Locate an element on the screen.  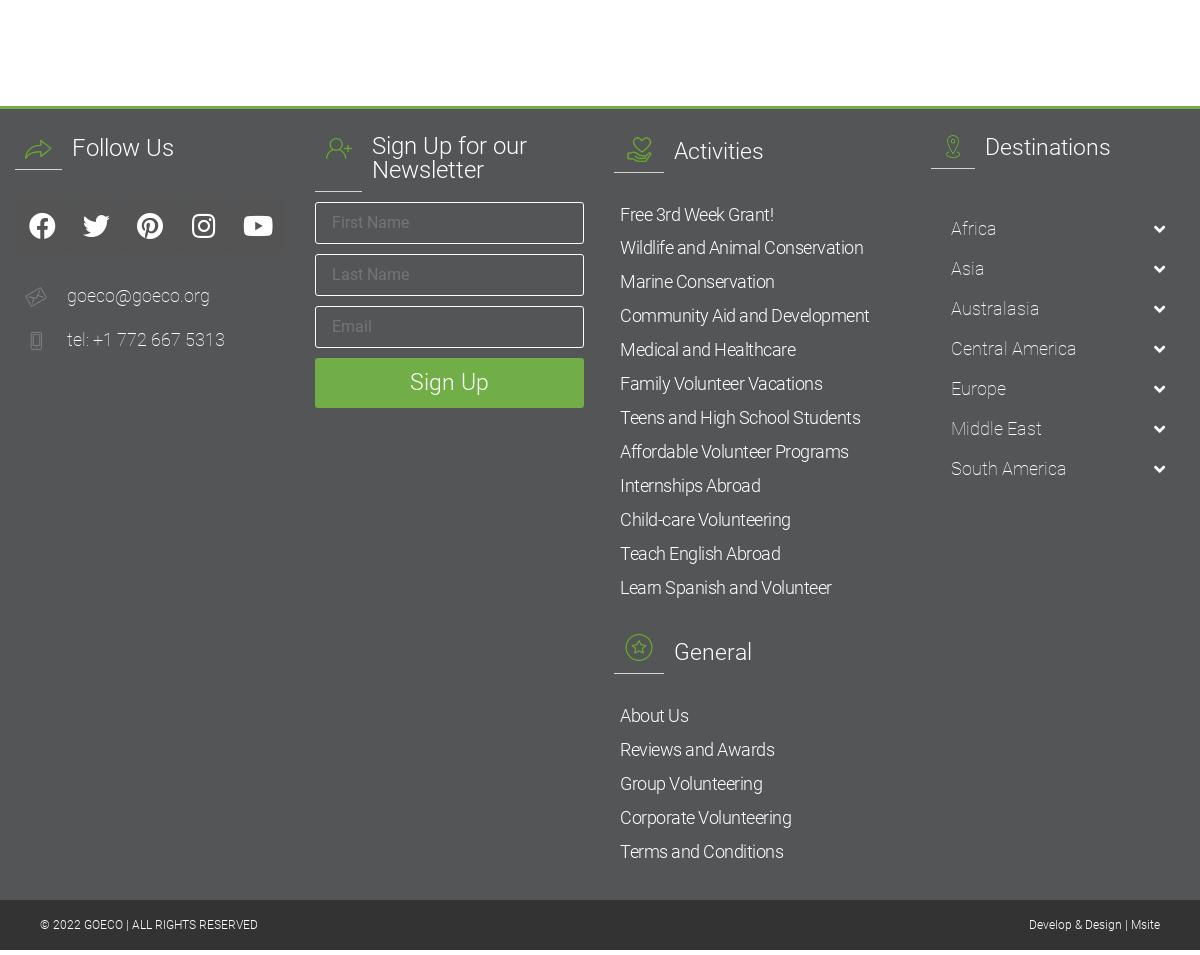
'Activities' is located at coordinates (672, 149).